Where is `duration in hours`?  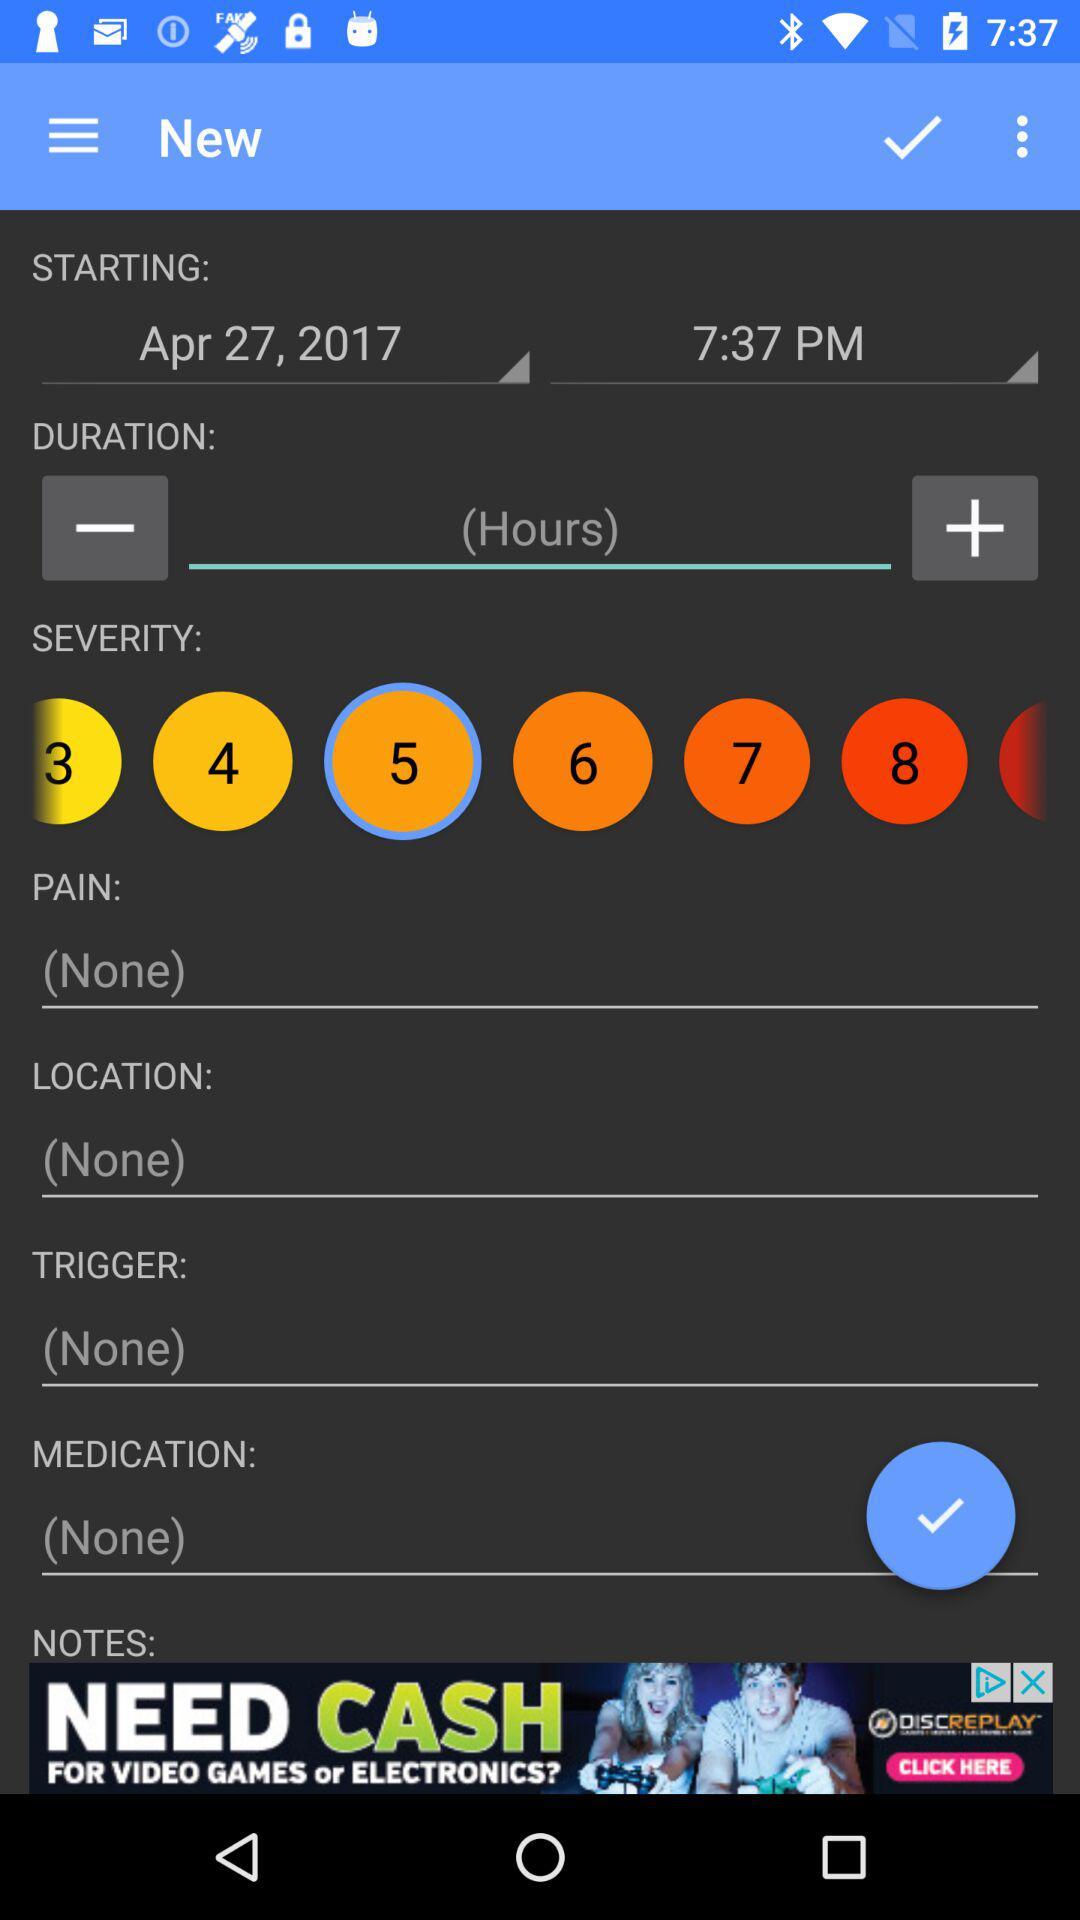 duration in hours is located at coordinates (540, 528).